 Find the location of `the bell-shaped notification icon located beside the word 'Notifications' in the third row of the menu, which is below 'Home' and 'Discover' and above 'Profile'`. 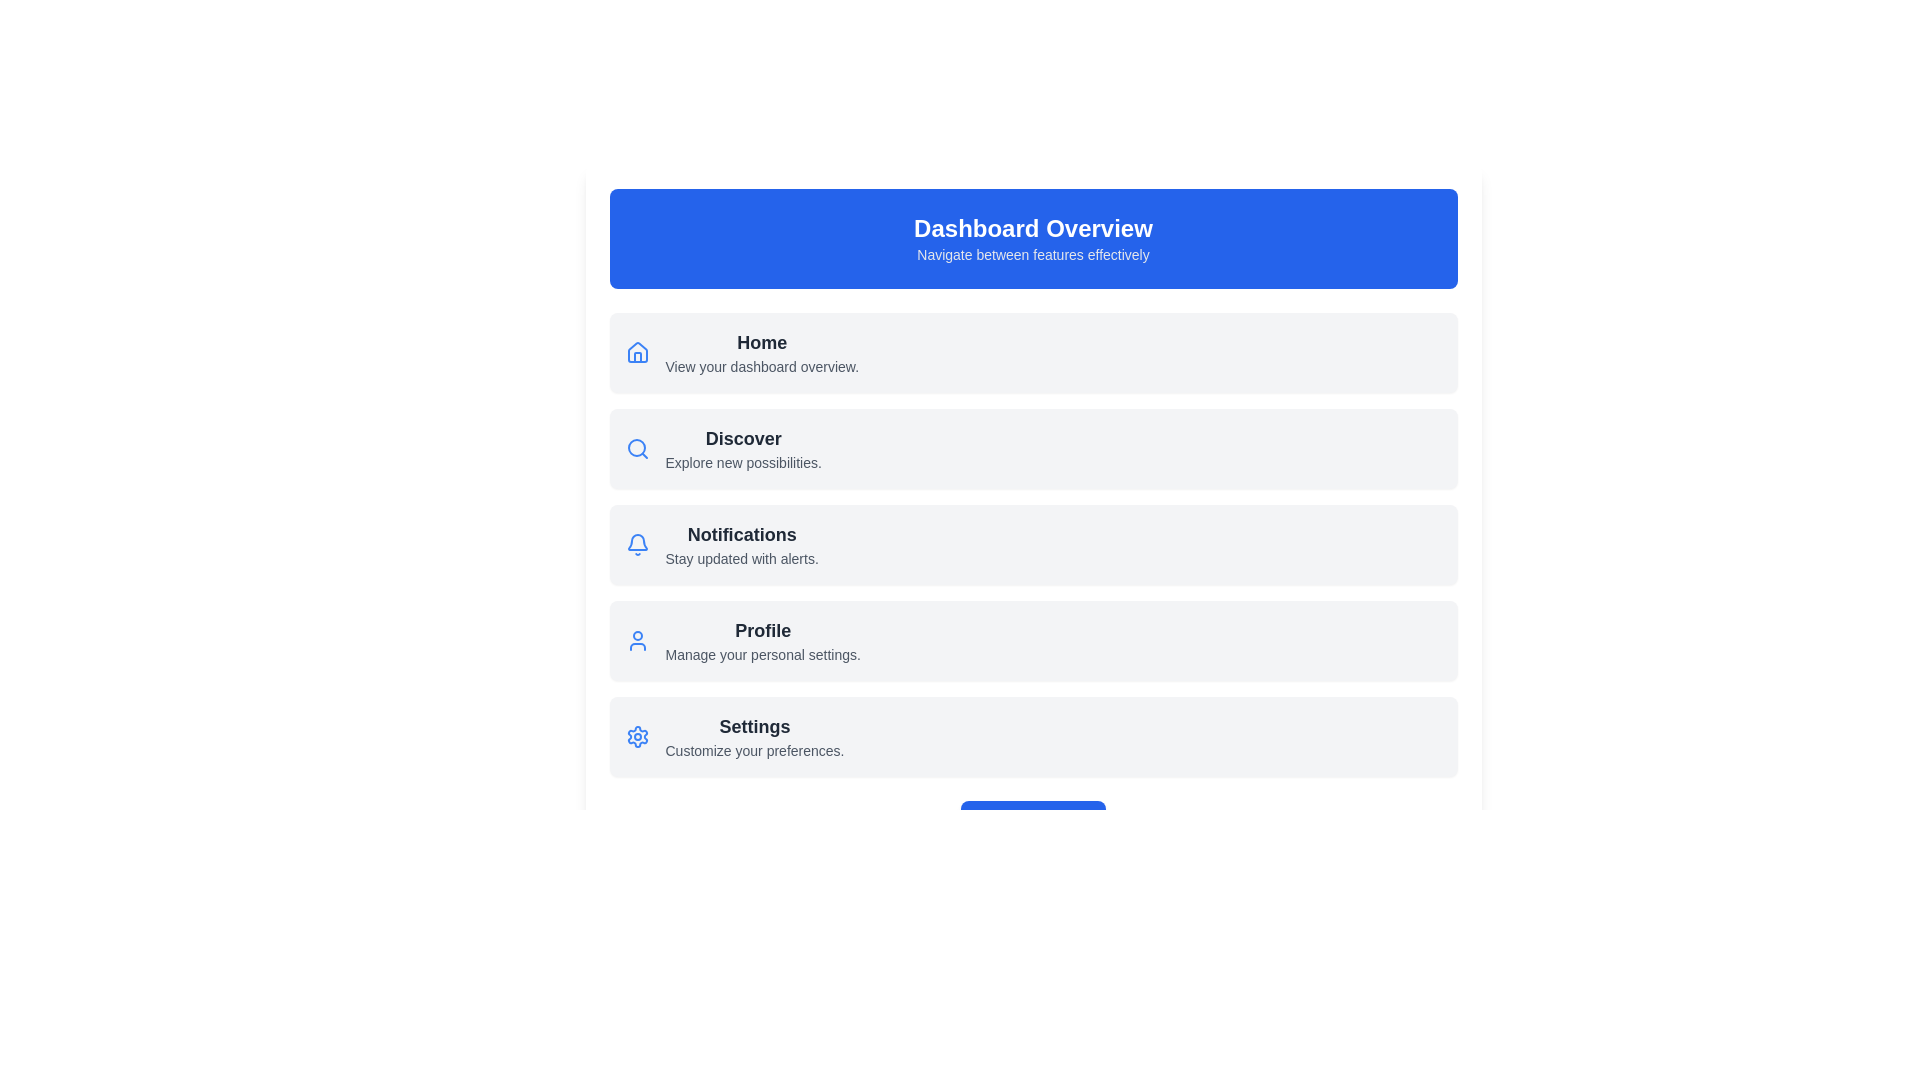

the bell-shaped notification icon located beside the word 'Notifications' in the third row of the menu, which is below 'Home' and 'Discover' and above 'Profile' is located at coordinates (636, 542).